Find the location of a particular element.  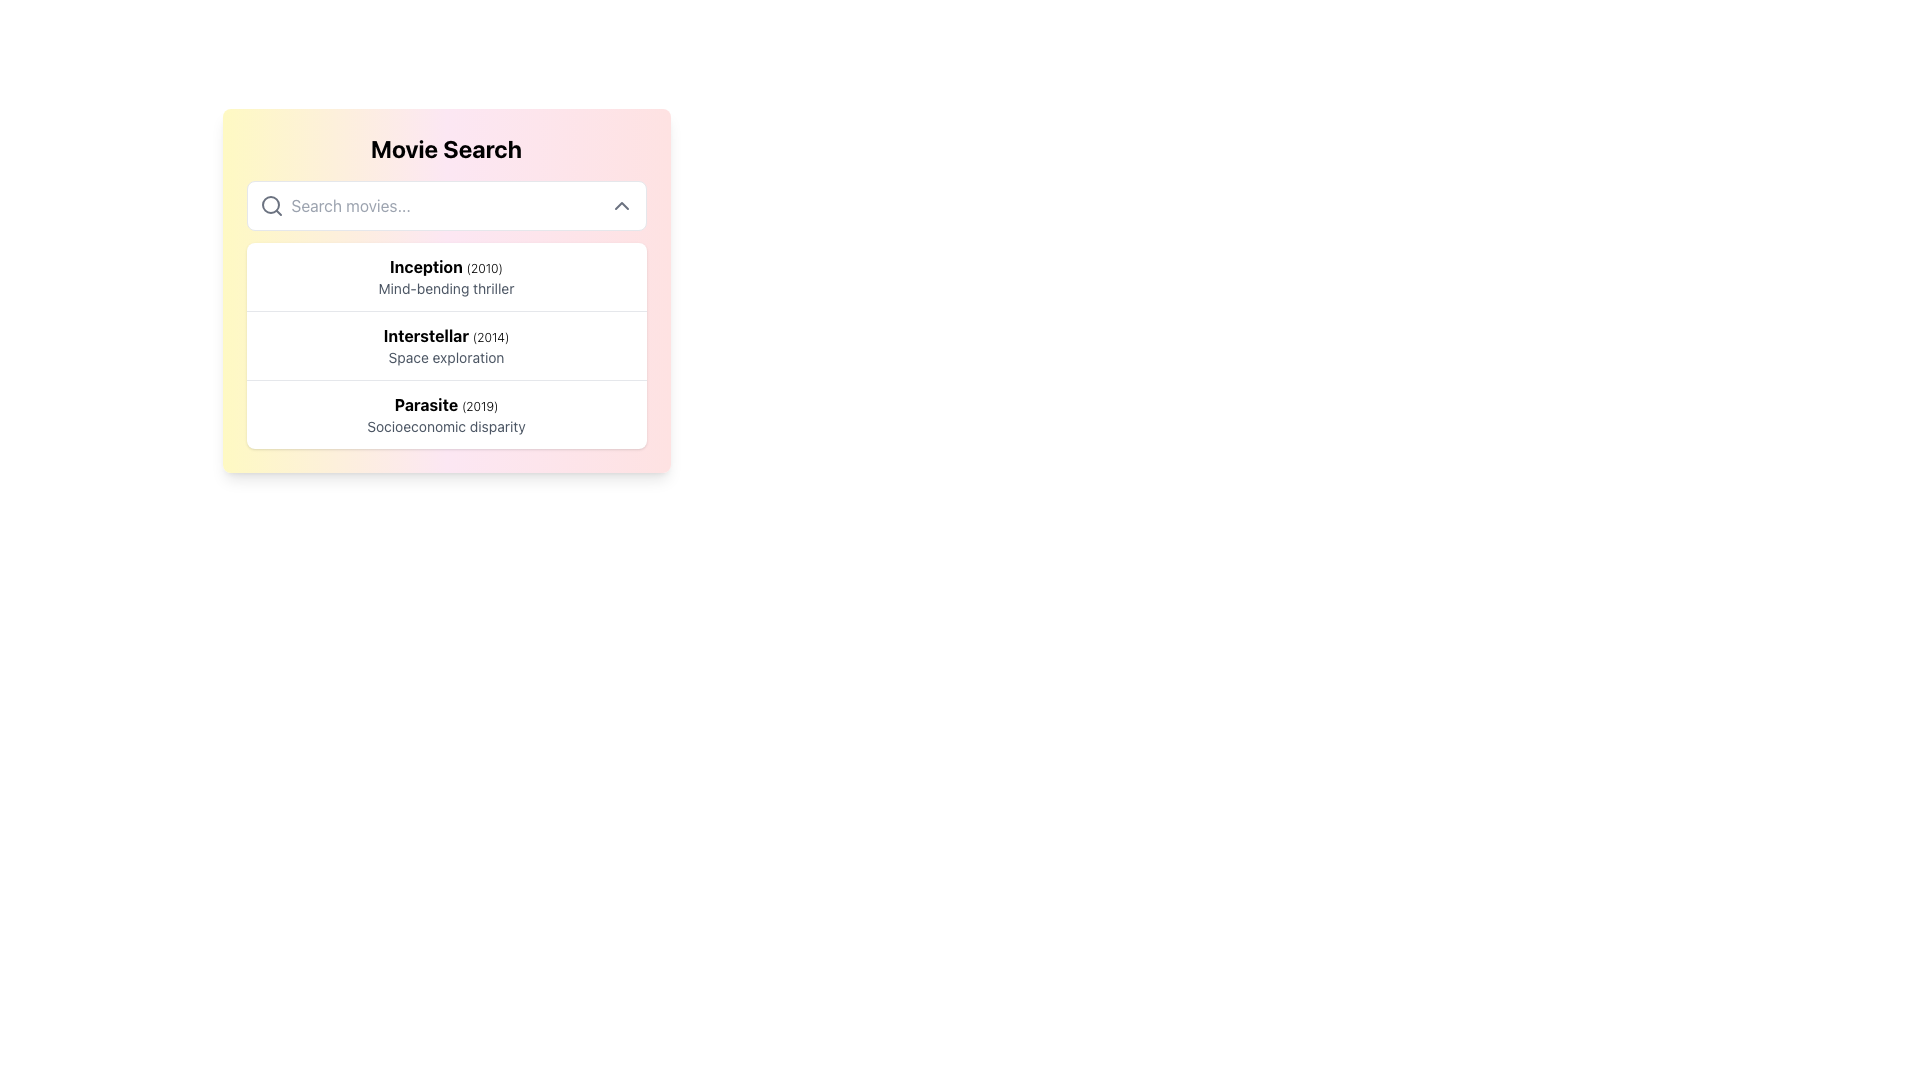

the static text displaying 'Parasite (2019)' which is prominently styled and located at the top middle of the movie results, directly below 'Interstellar (2014)' is located at coordinates (445, 405).